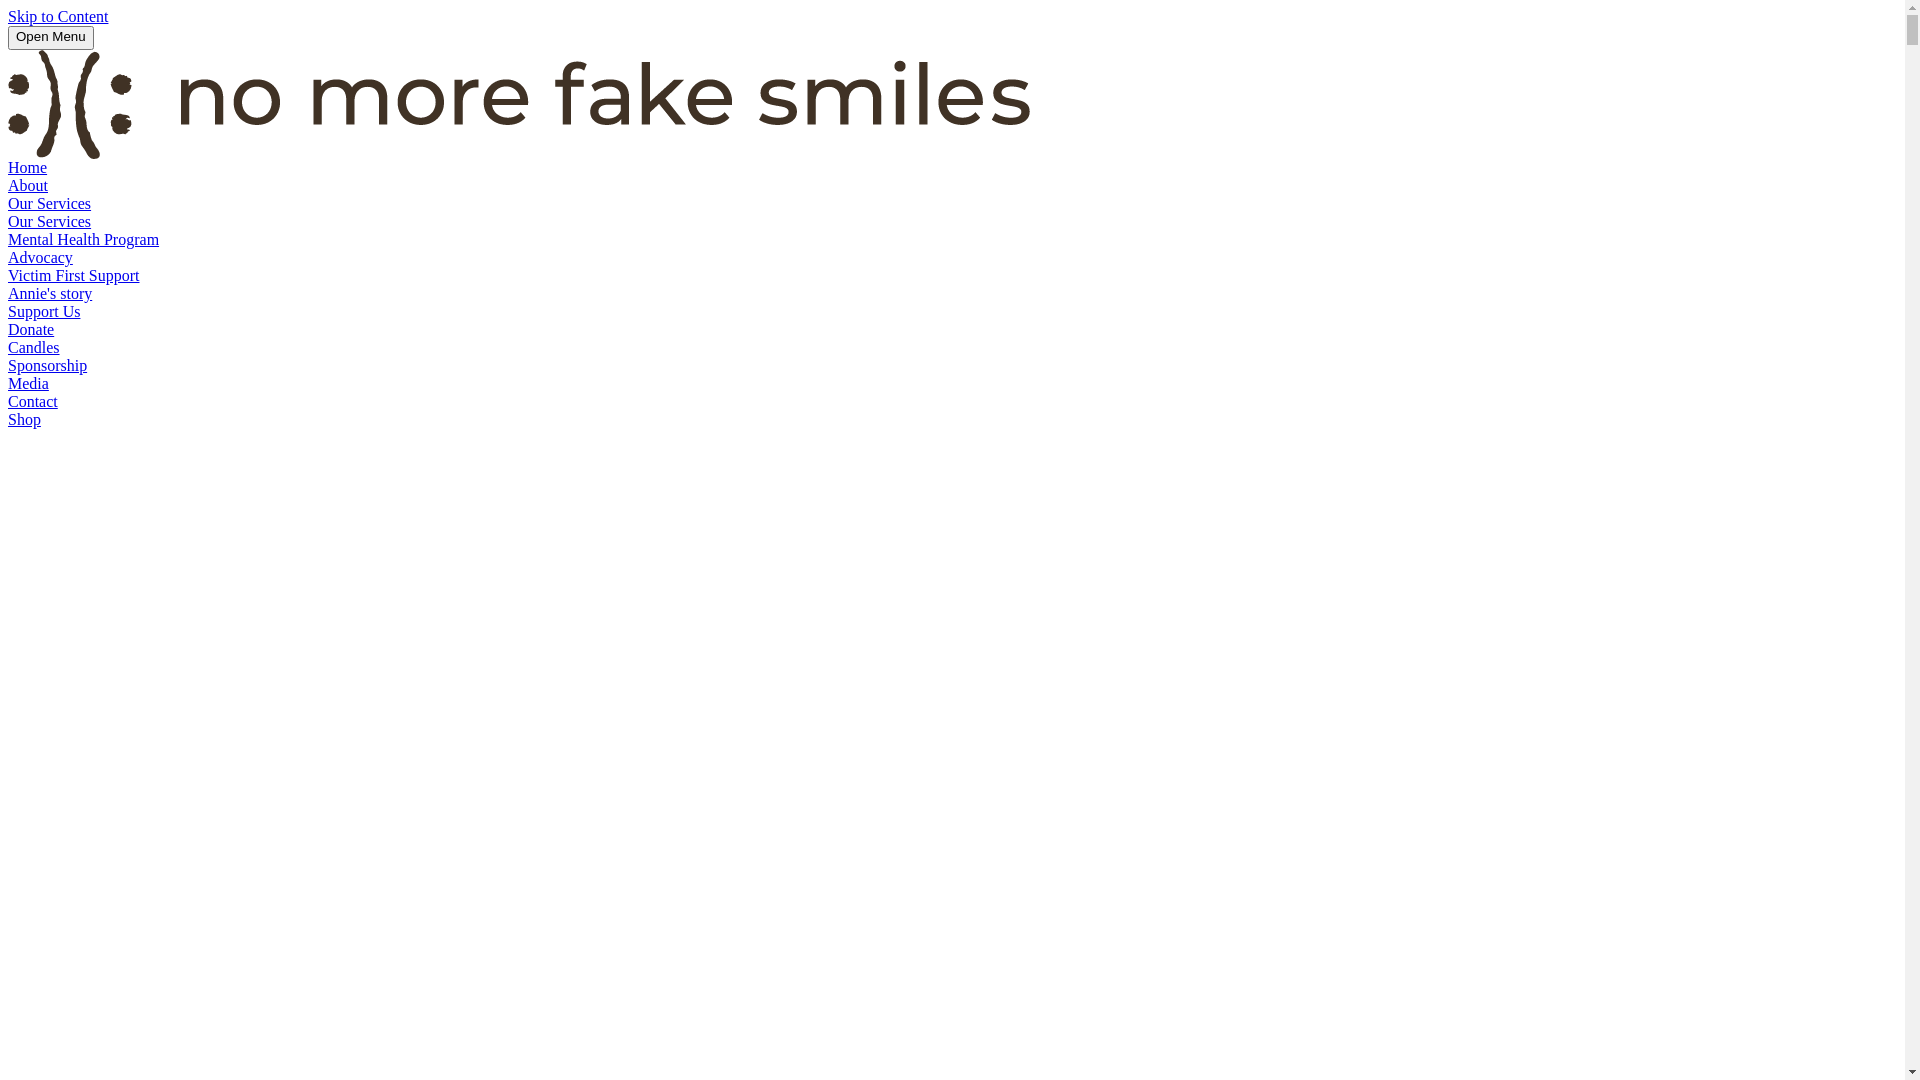  What do you see at coordinates (33, 401) in the screenshot?
I see `'Contact'` at bounding box center [33, 401].